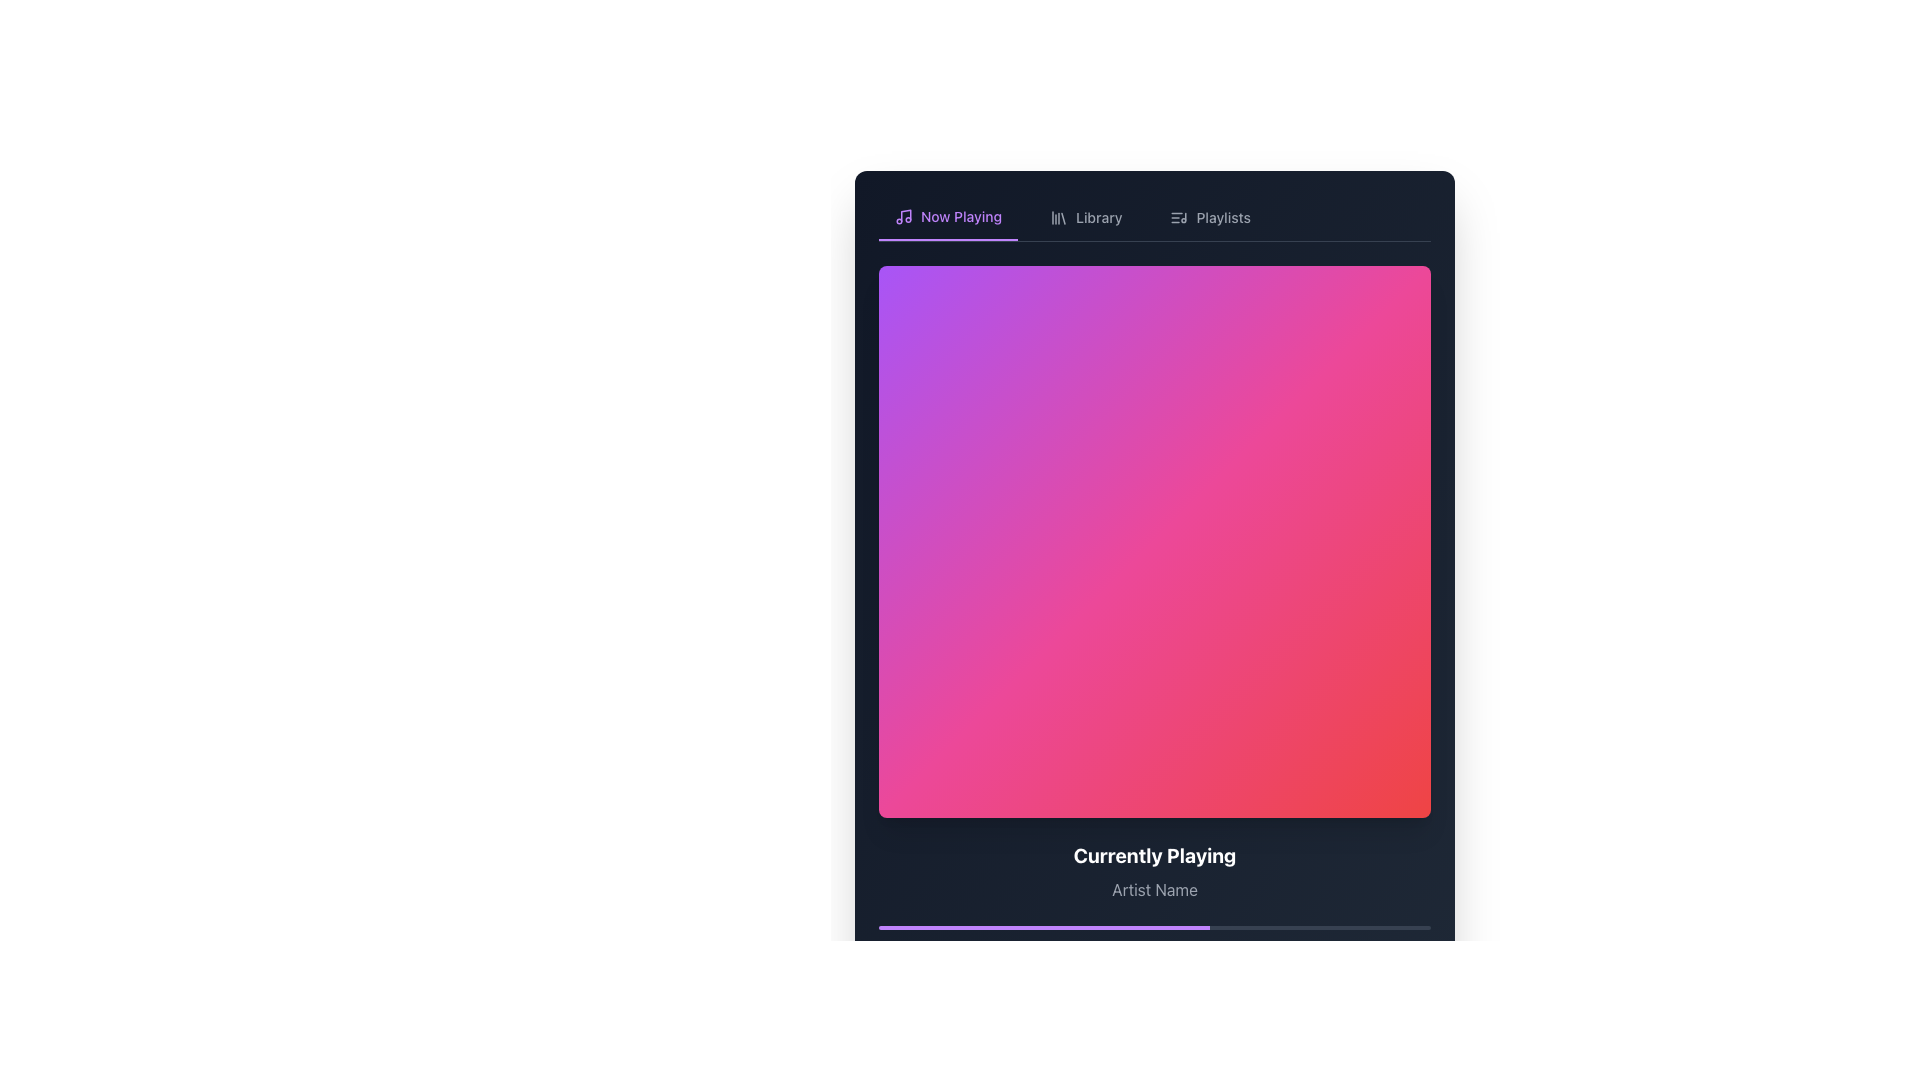 The image size is (1920, 1080). What do you see at coordinates (891, 947) in the screenshot?
I see `the Text Label indicating elapsed time in the bottom-left of the media player interface` at bounding box center [891, 947].